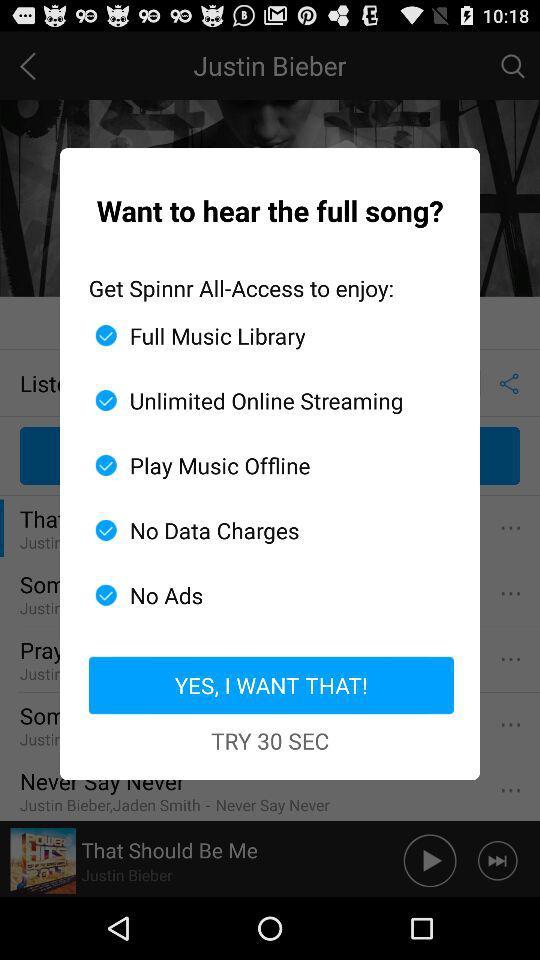 The width and height of the screenshot is (540, 960). What do you see at coordinates (262, 529) in the screenshot?
I see `no data charges app` at bounding box center [262, 529].